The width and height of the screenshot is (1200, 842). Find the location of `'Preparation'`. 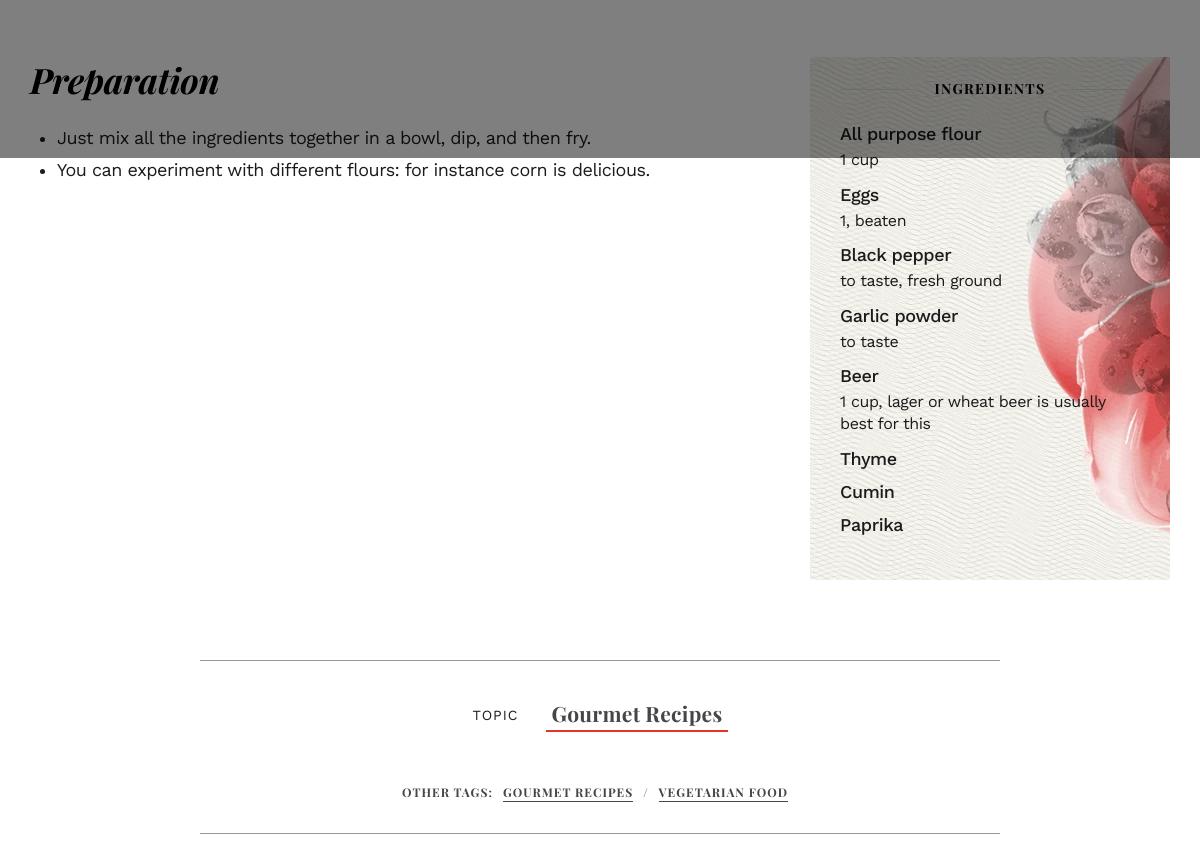

'Preparation' is located at coordinates (30, 78).